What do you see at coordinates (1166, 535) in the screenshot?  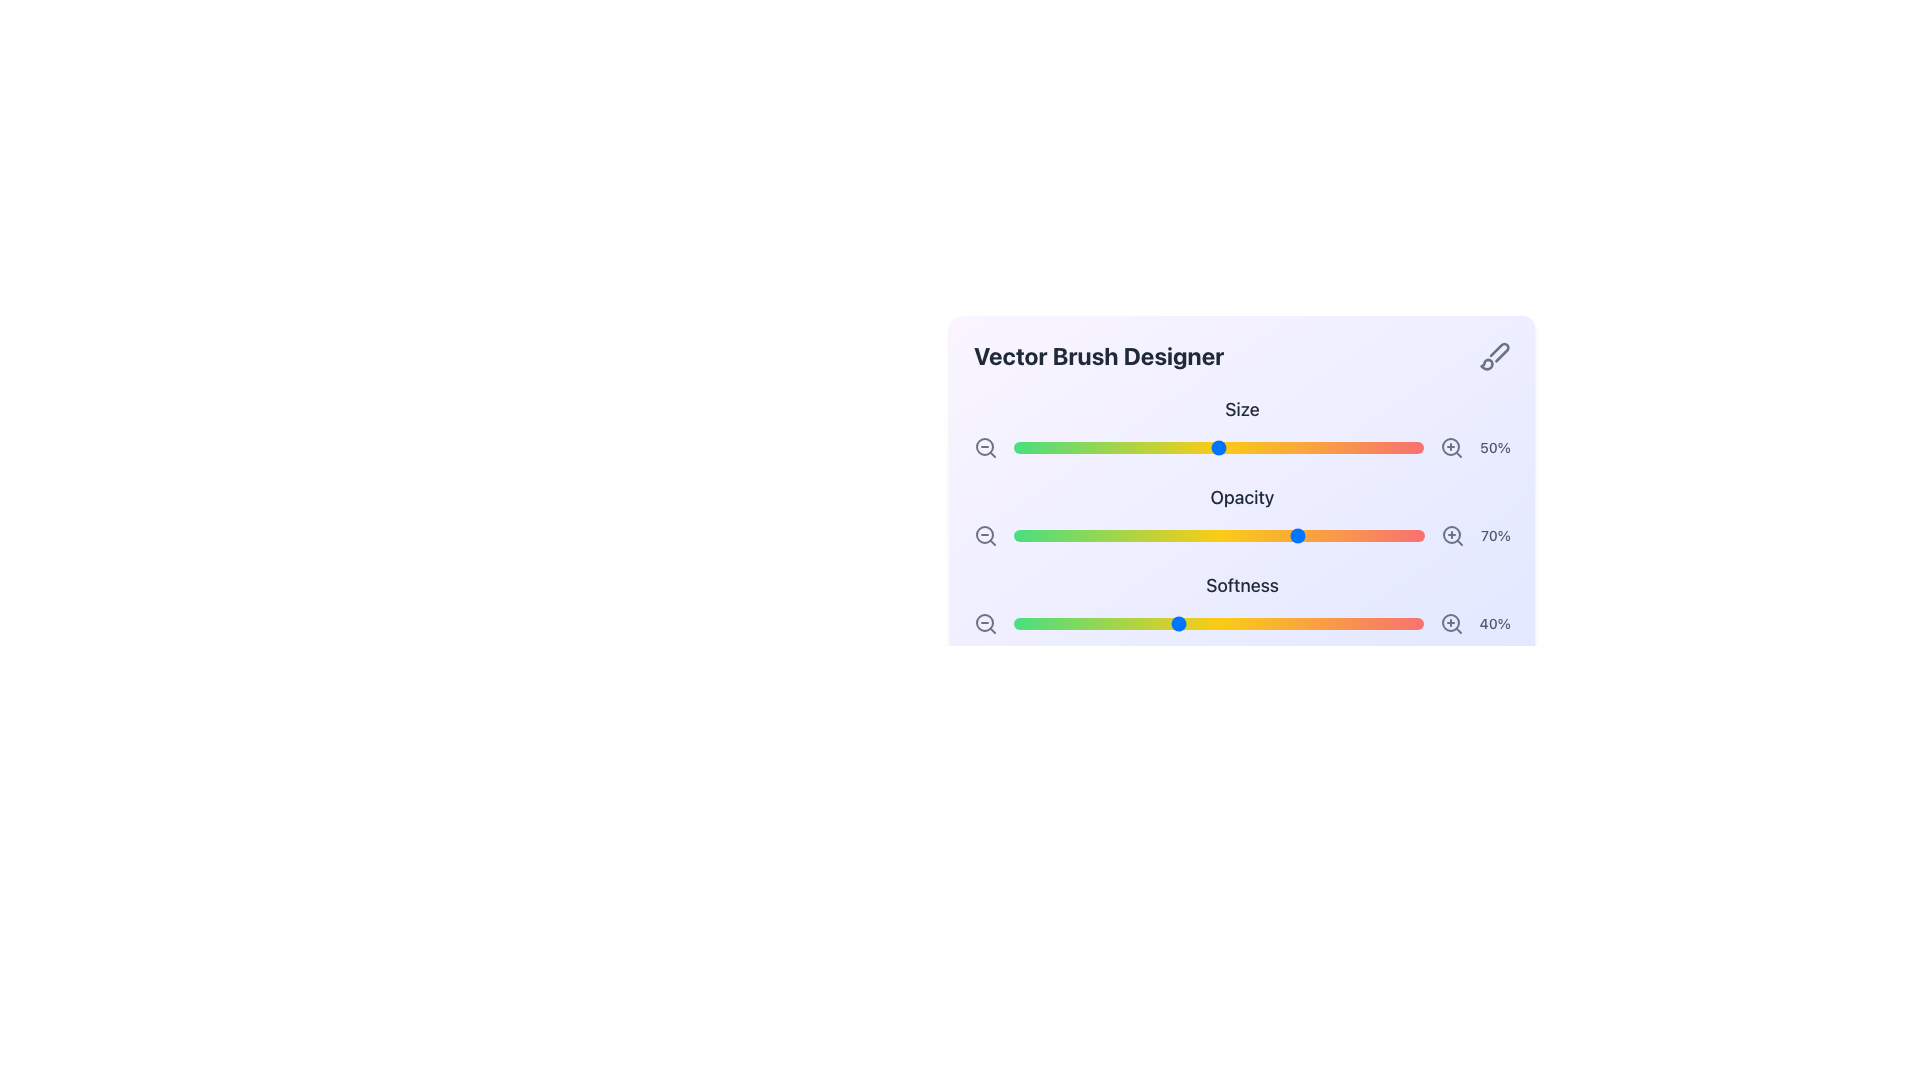 I see `opacity` at bounding box center [1166, 535].